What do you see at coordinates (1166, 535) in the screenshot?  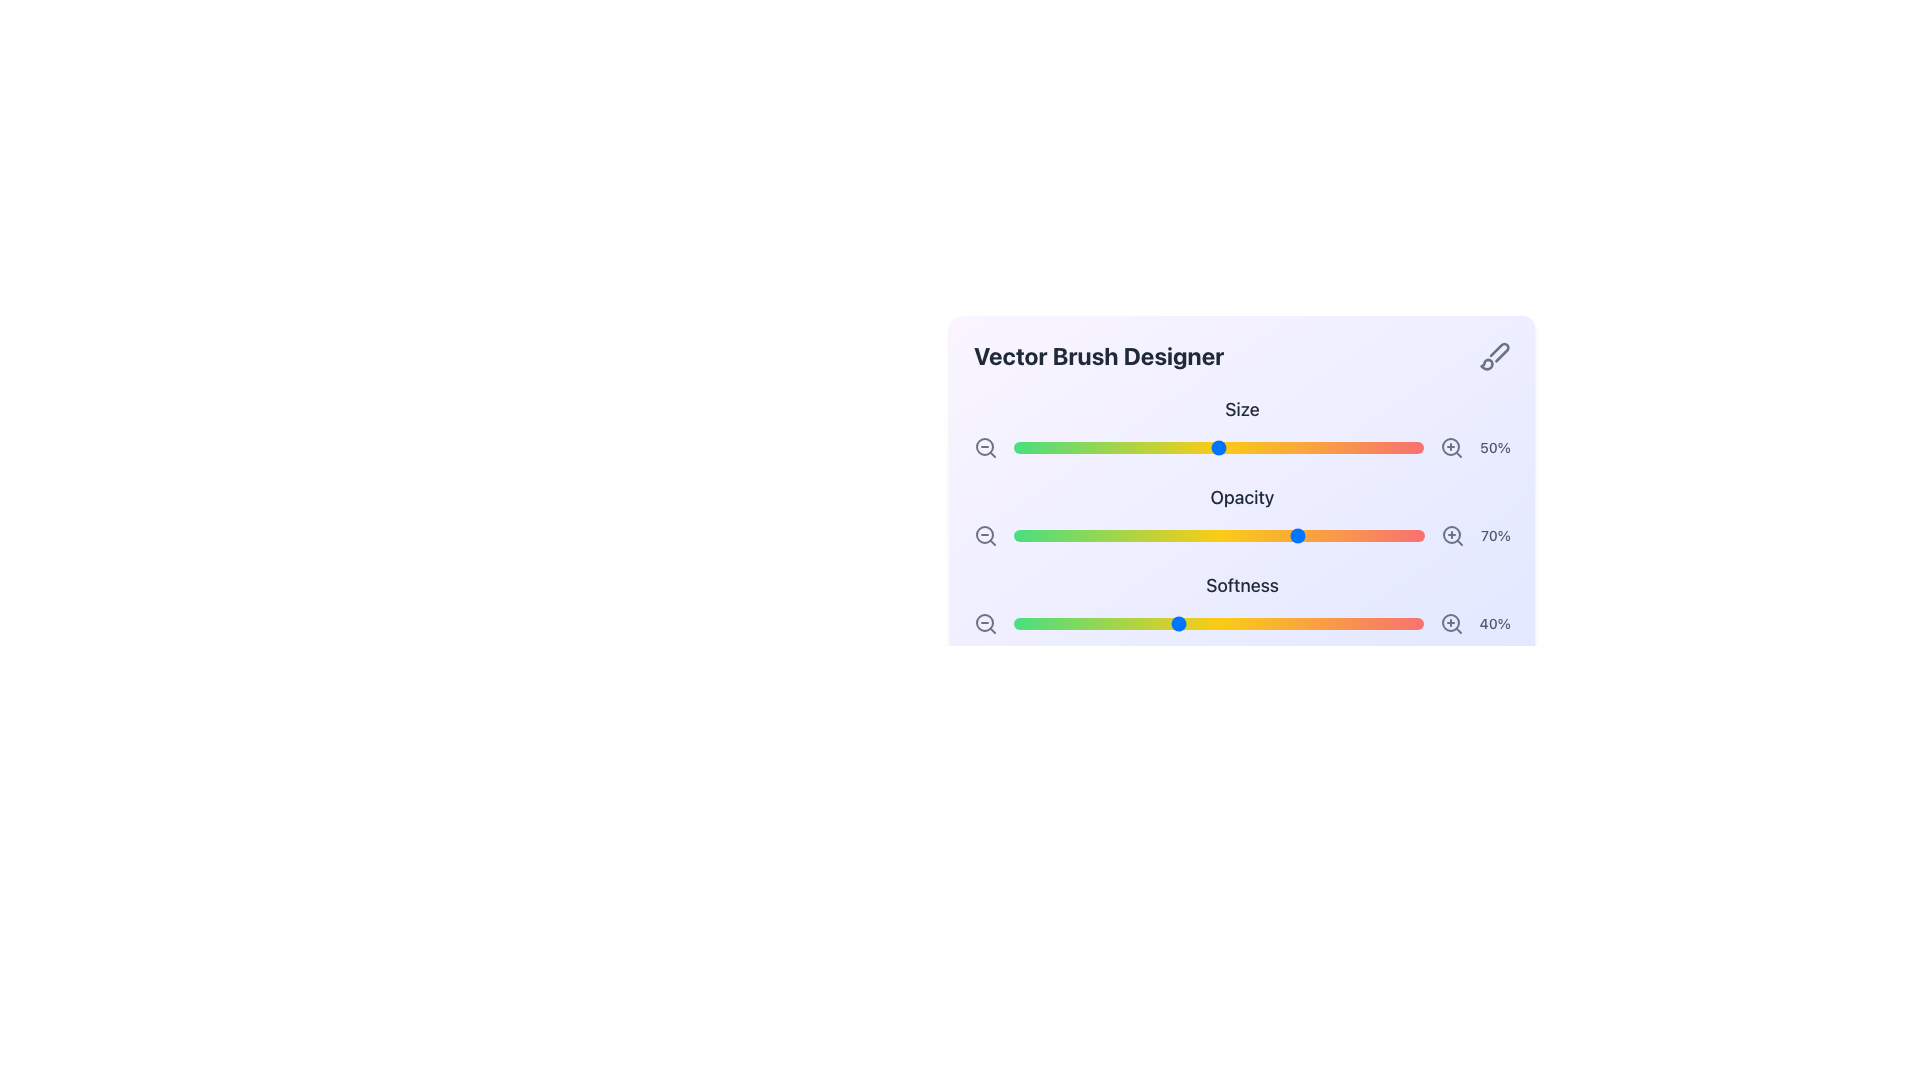 I see `opacity` at bounding box center [1166, 535].